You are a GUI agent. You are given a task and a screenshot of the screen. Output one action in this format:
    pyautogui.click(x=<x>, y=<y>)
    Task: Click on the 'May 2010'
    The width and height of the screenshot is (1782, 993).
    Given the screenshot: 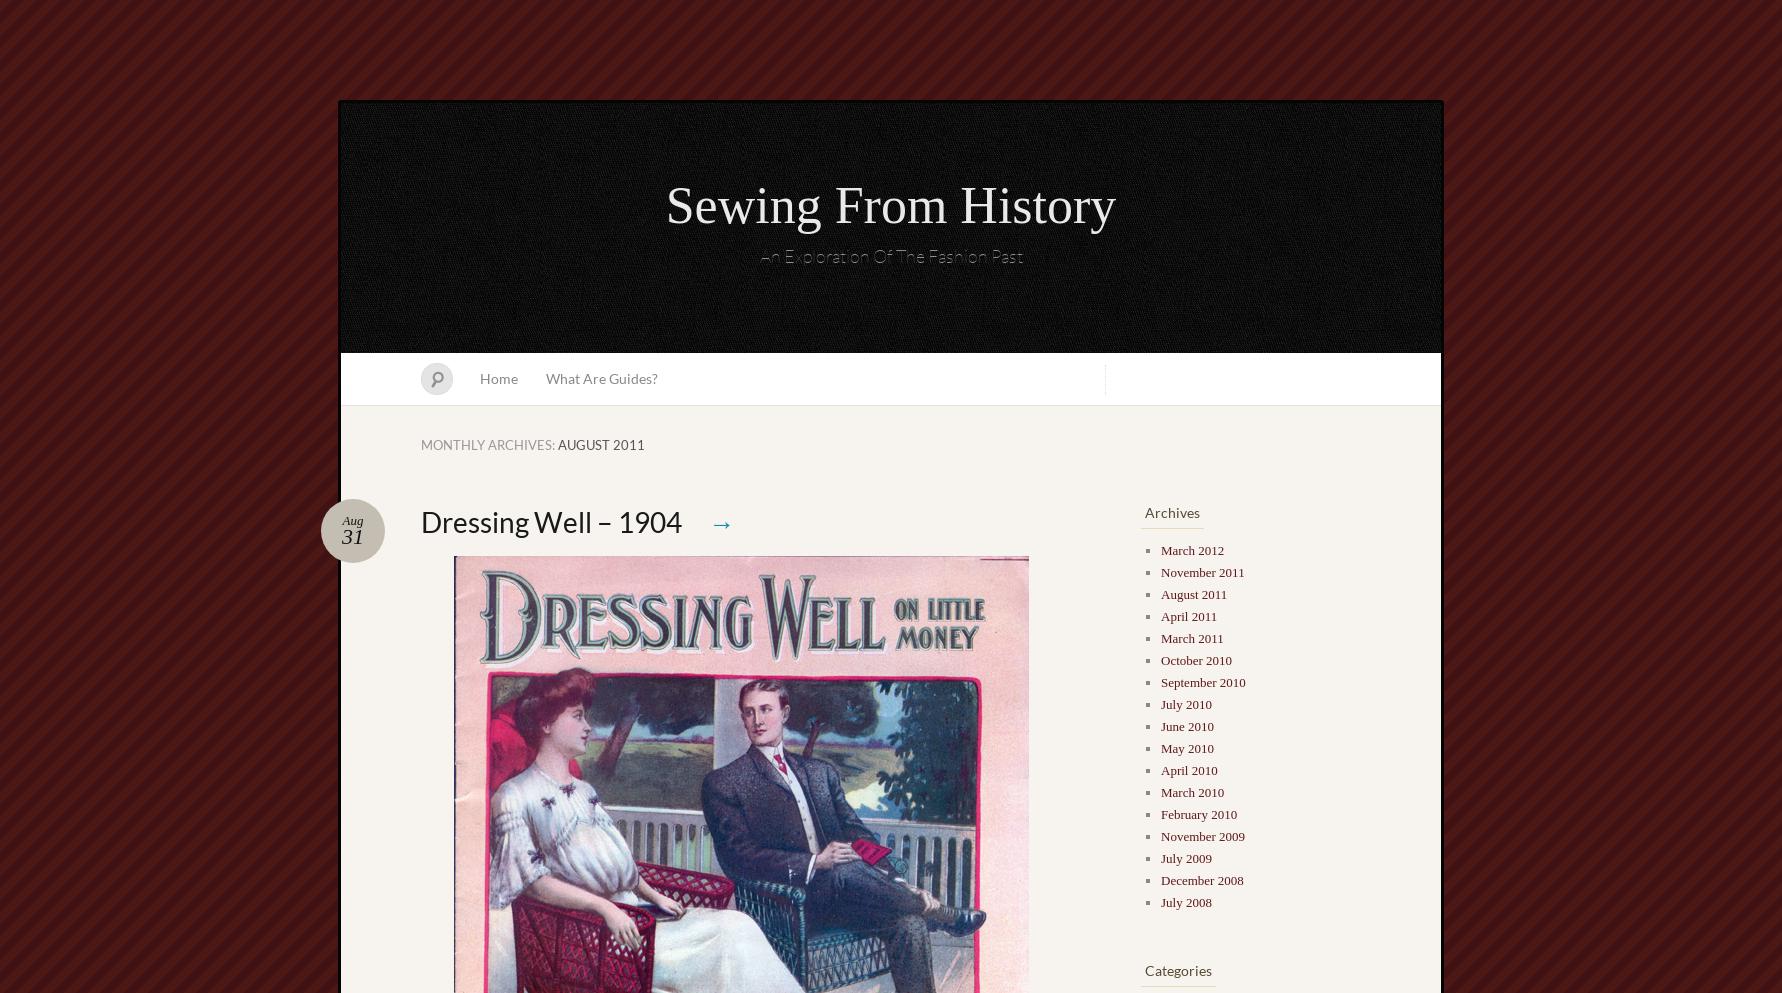 What is the action you would take?
    pyautogui.click(x=1186, y=748)
    